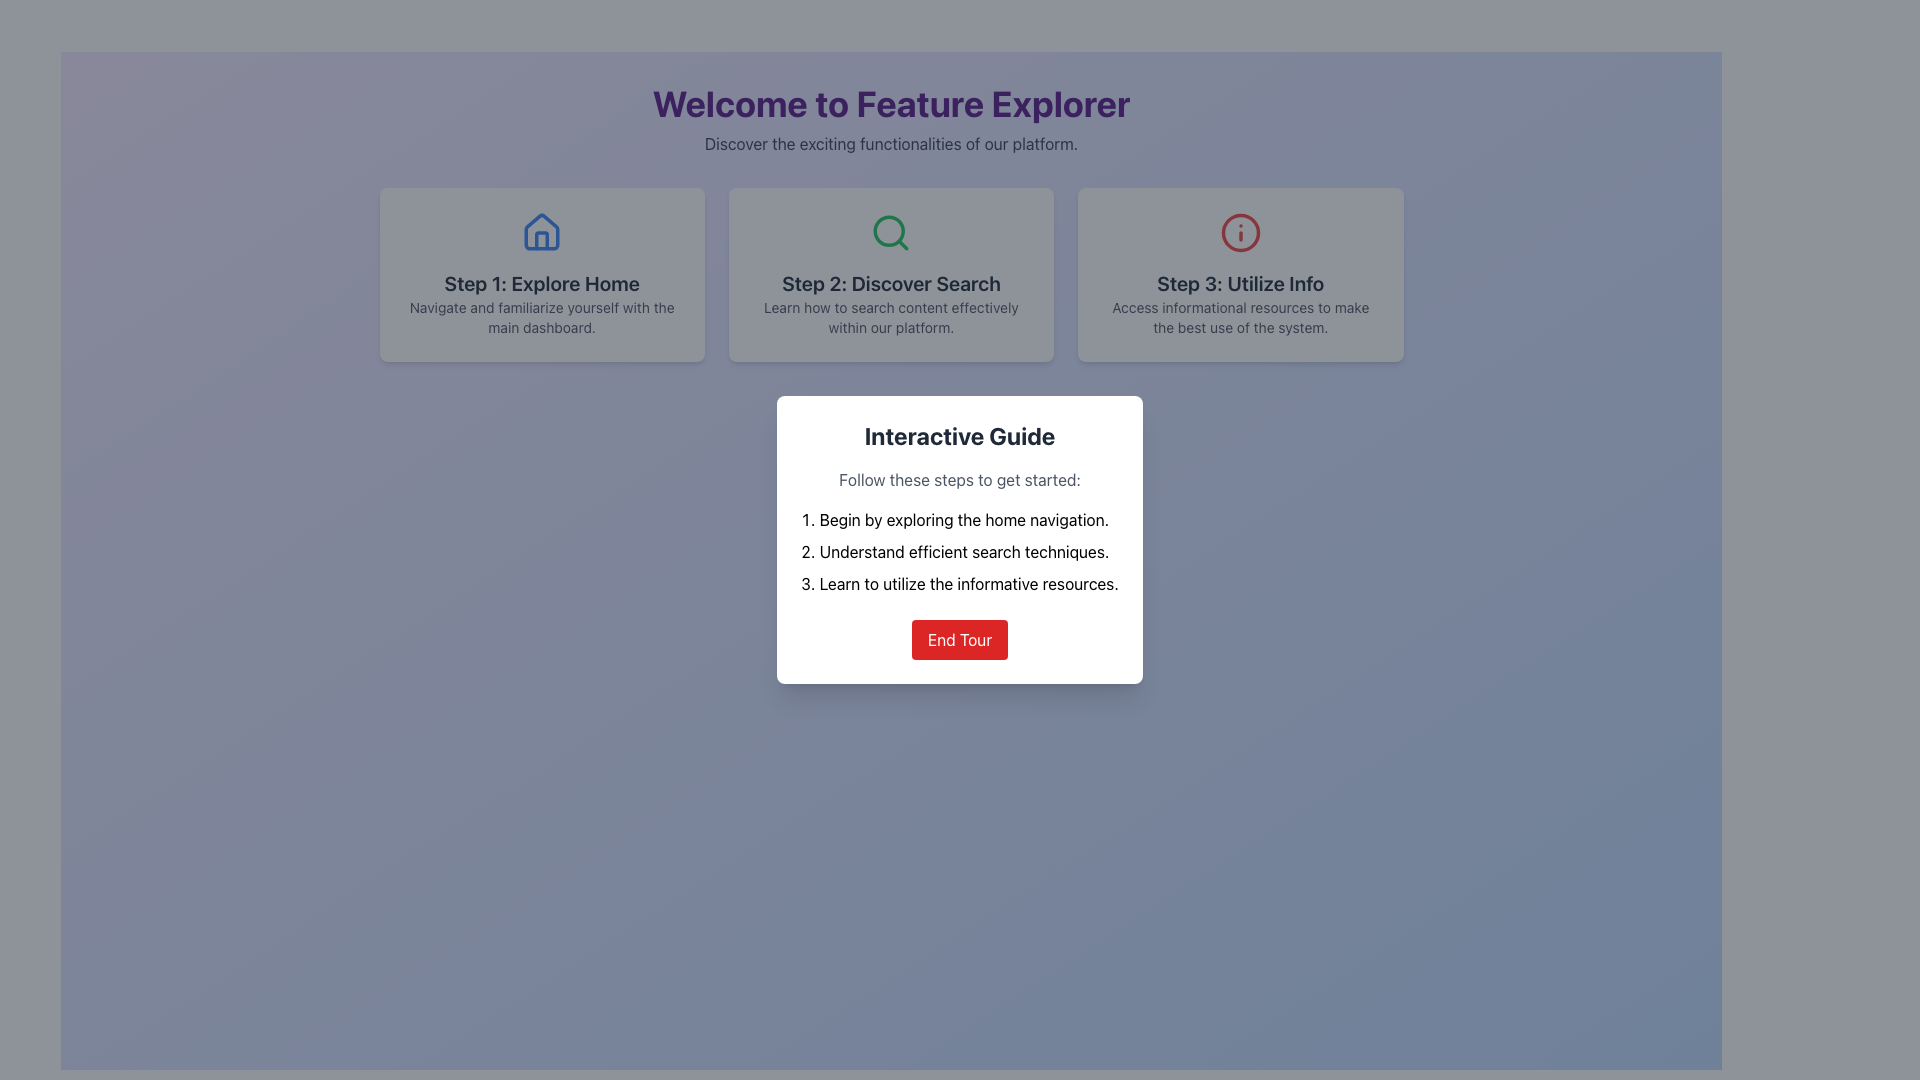 This screenshot has height=1080, width=1920. What do you see at coordinates (960, 519) in the screenshot?
I see `the text 'Begin by exploring the home navigation.' which is the first item in the list within the 'Interactive Guide' dialog box` at bounding box center [960, 519].